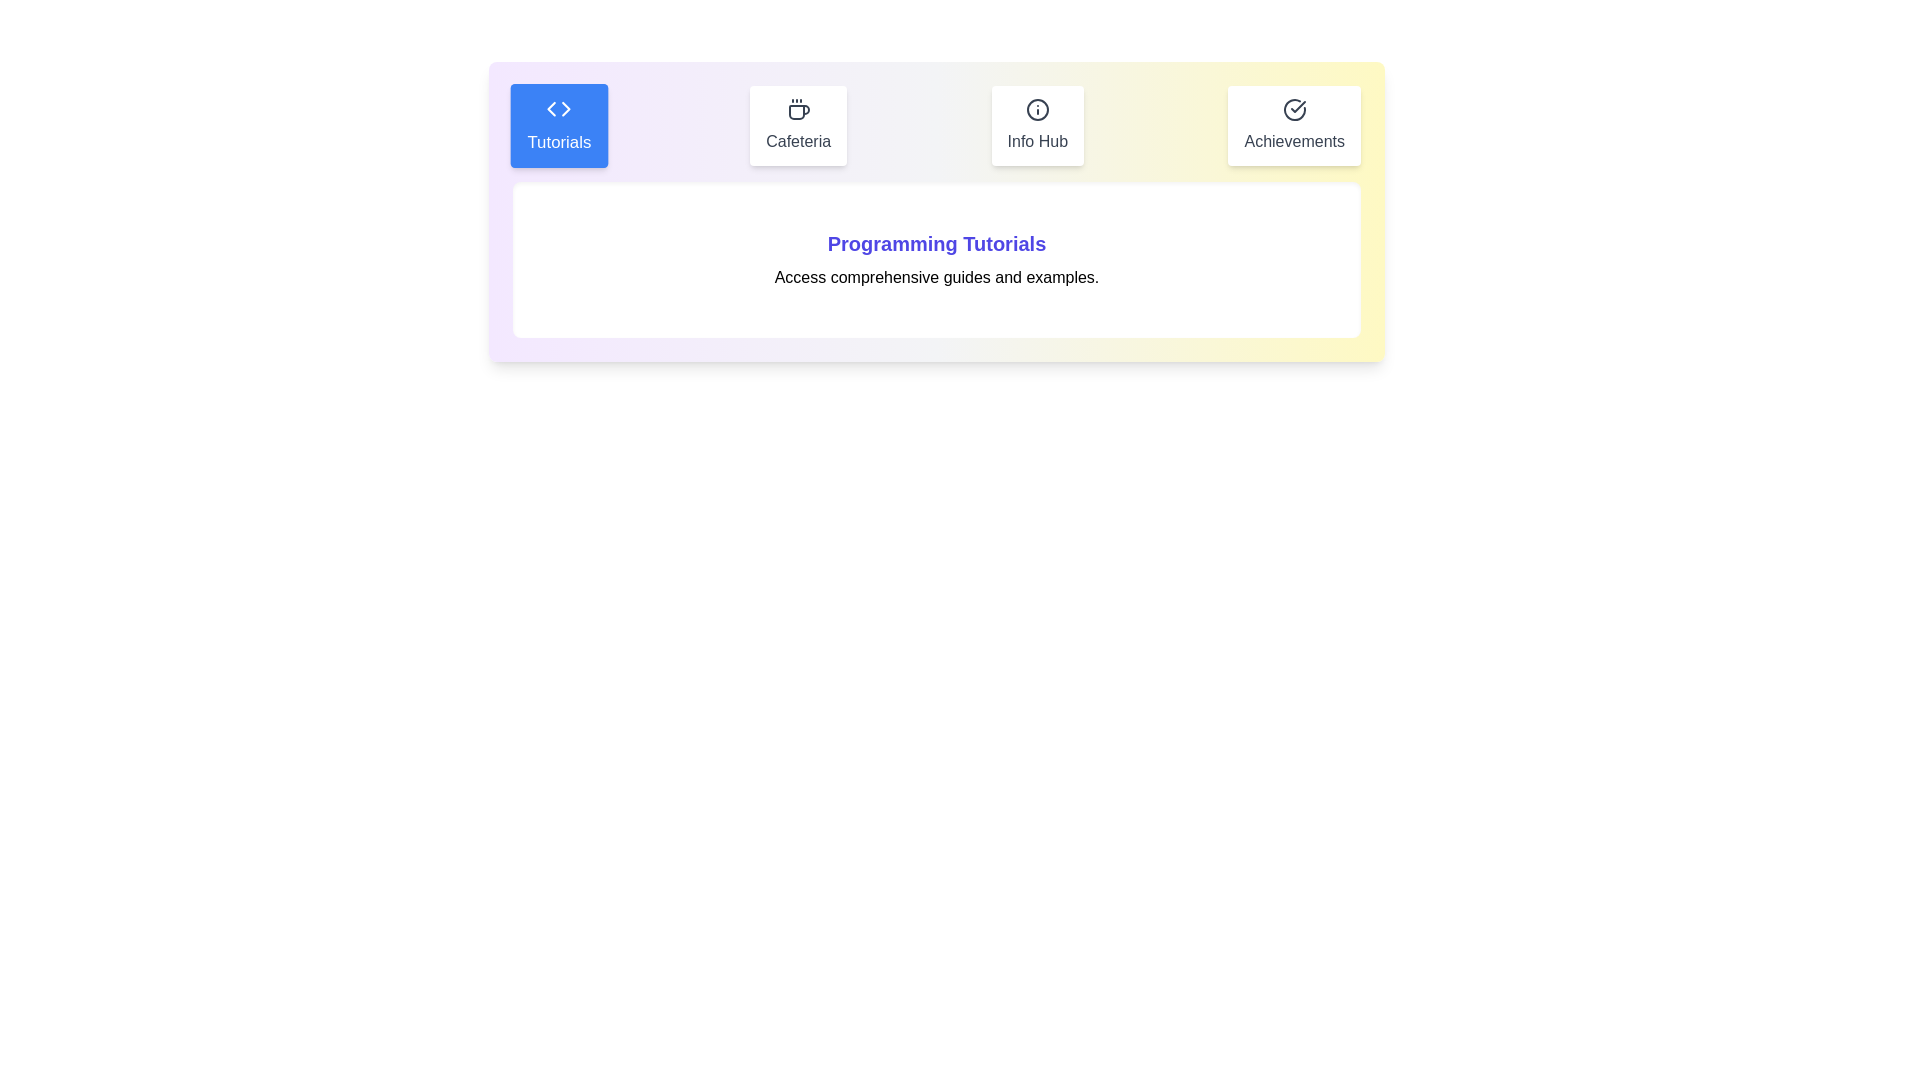 Image resolution: width=1920 pixels, height=1080 pixels. What do you see at coordinates (1037, 126) in the screenshot?
I see `the tab labeled Info Hub` at bounding box center [1037, 126].